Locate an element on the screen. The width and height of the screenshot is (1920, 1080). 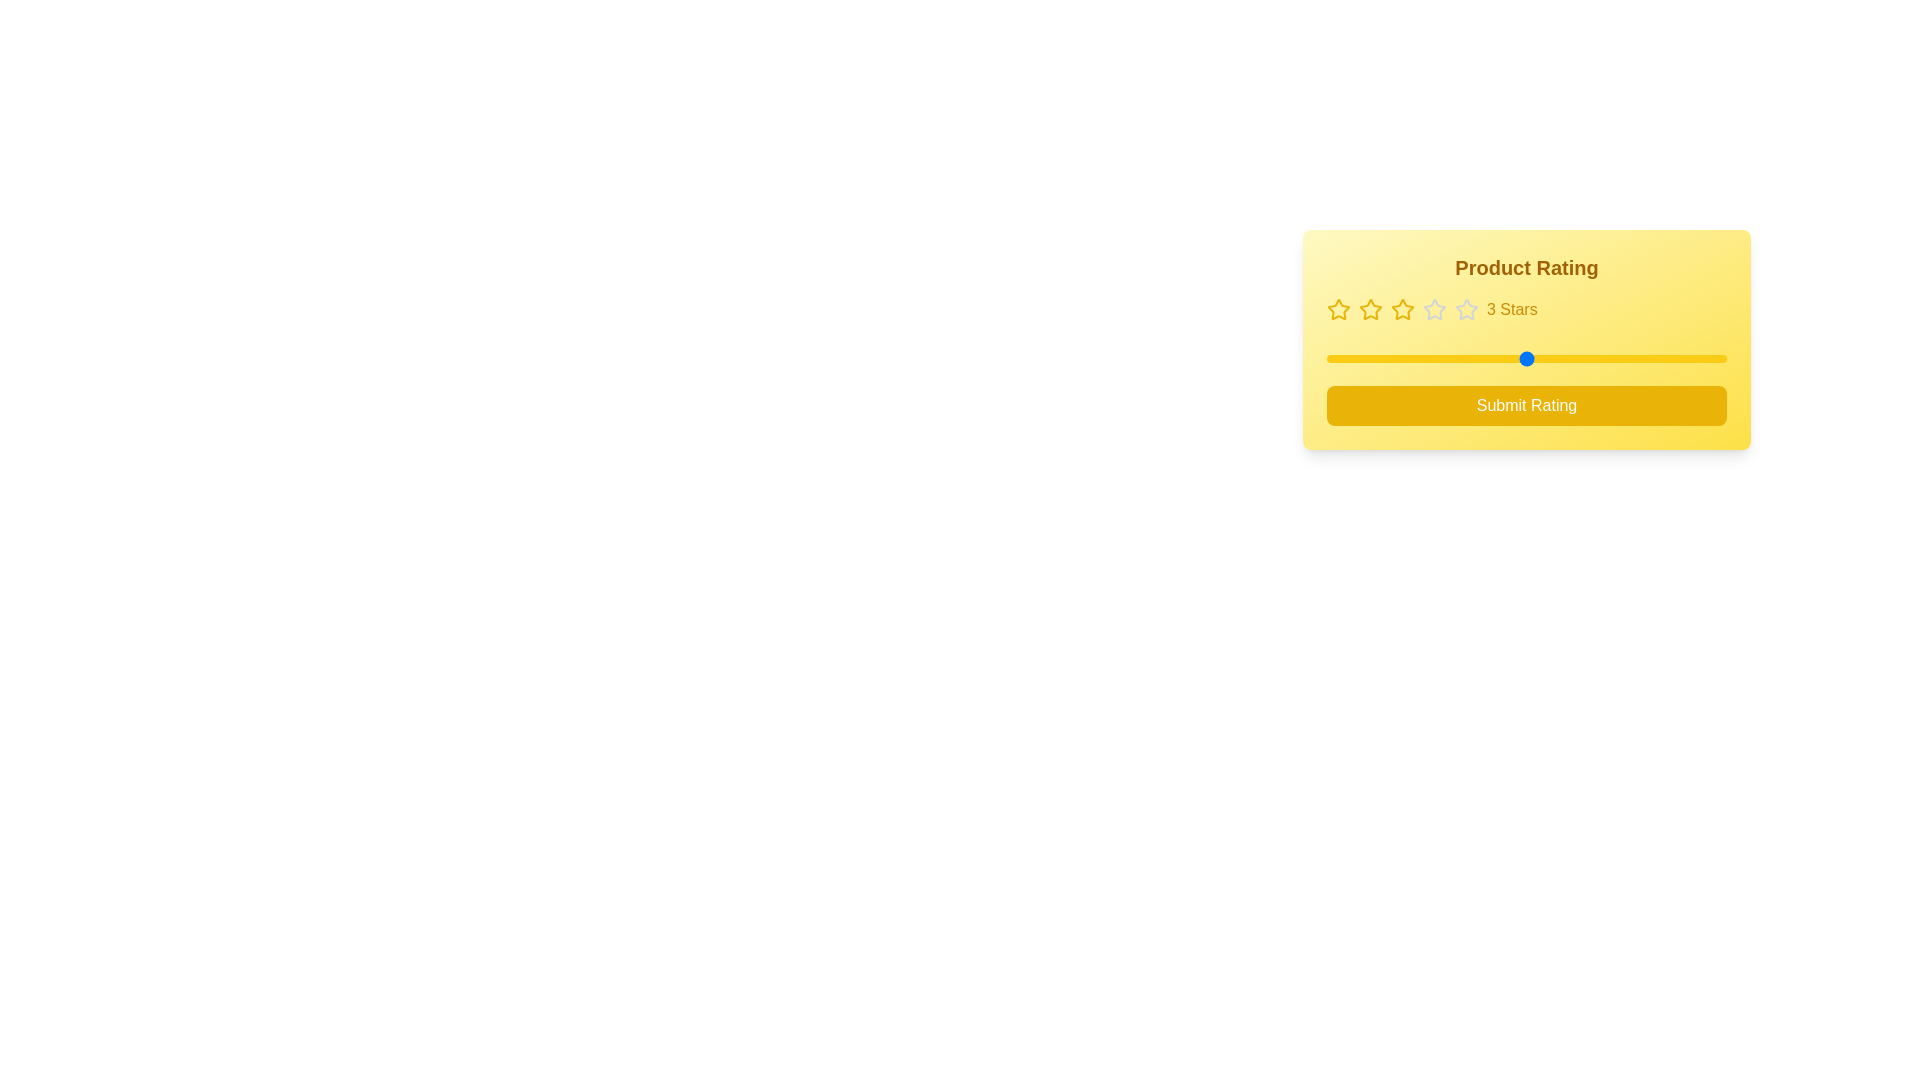
the slider is located at coordinates (1627, 357).